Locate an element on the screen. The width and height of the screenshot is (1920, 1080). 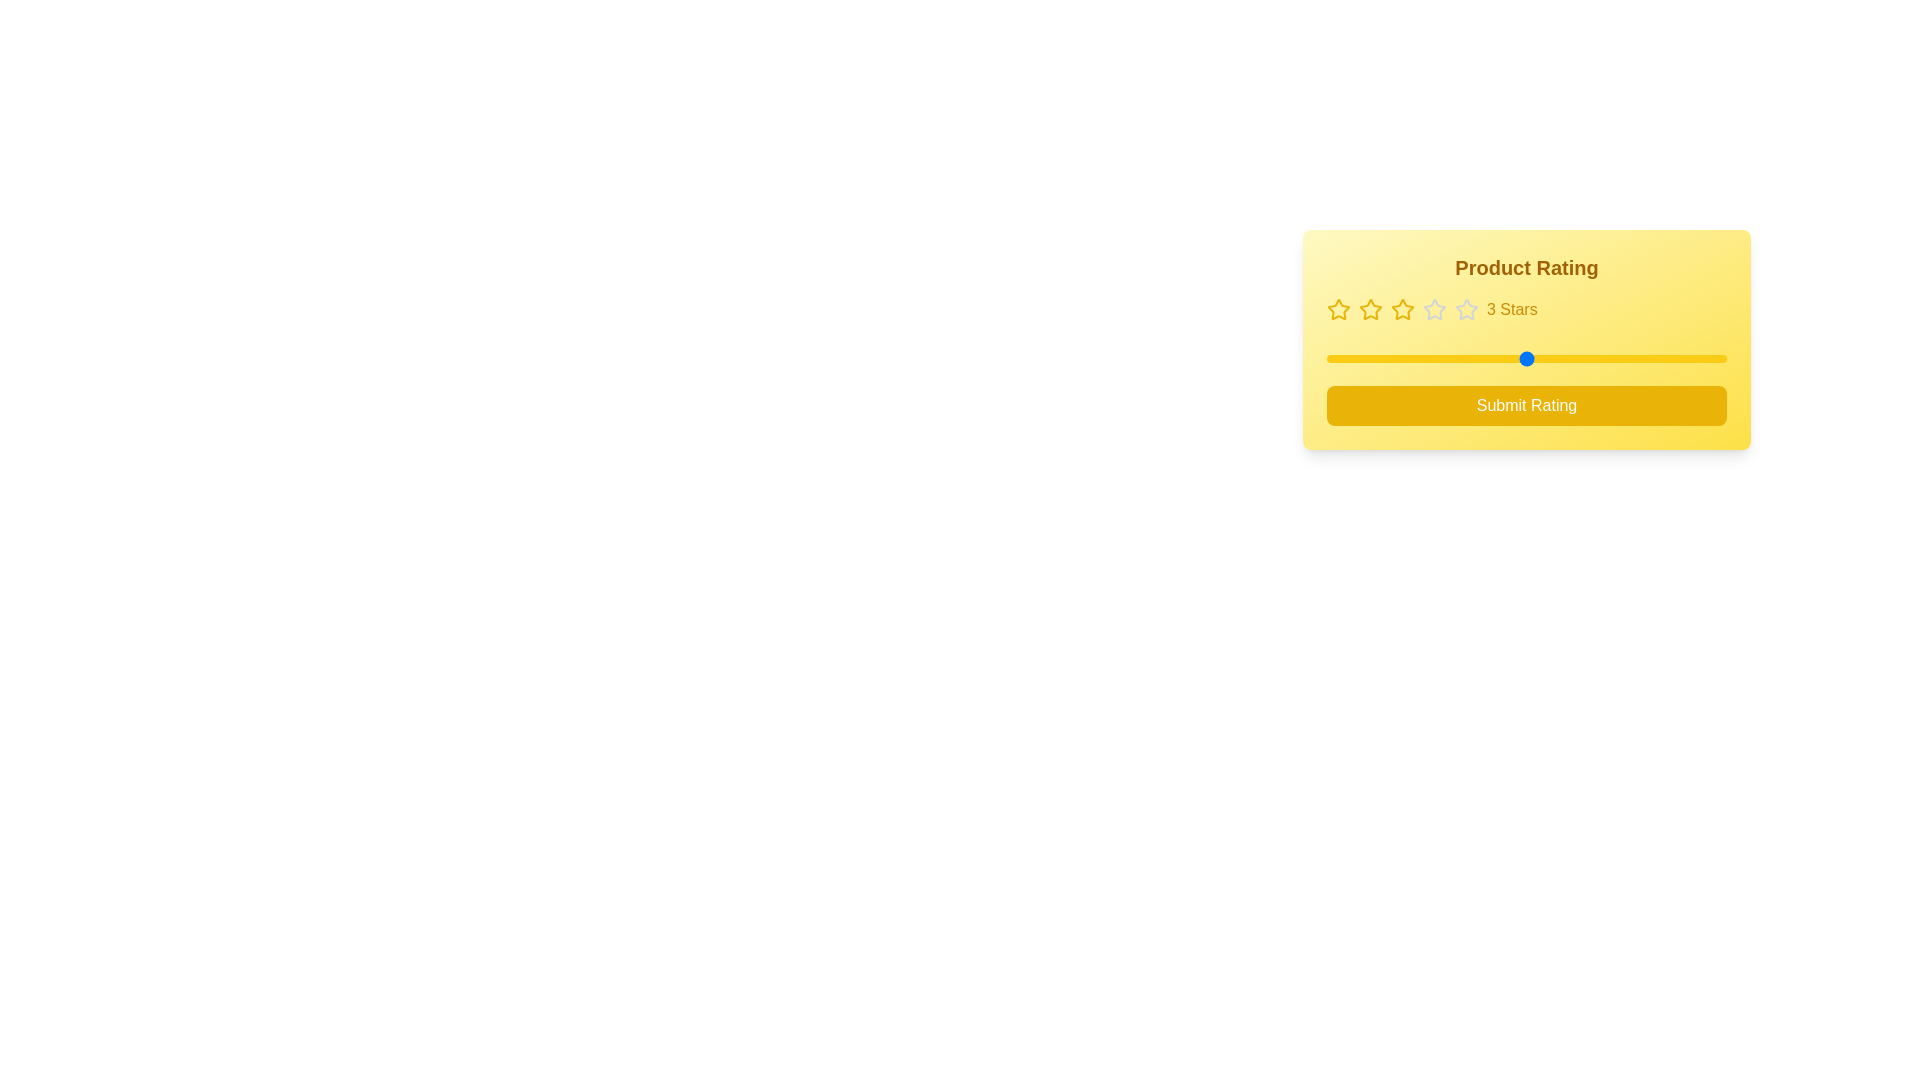
the slider is located at coordinates (1627, 357).